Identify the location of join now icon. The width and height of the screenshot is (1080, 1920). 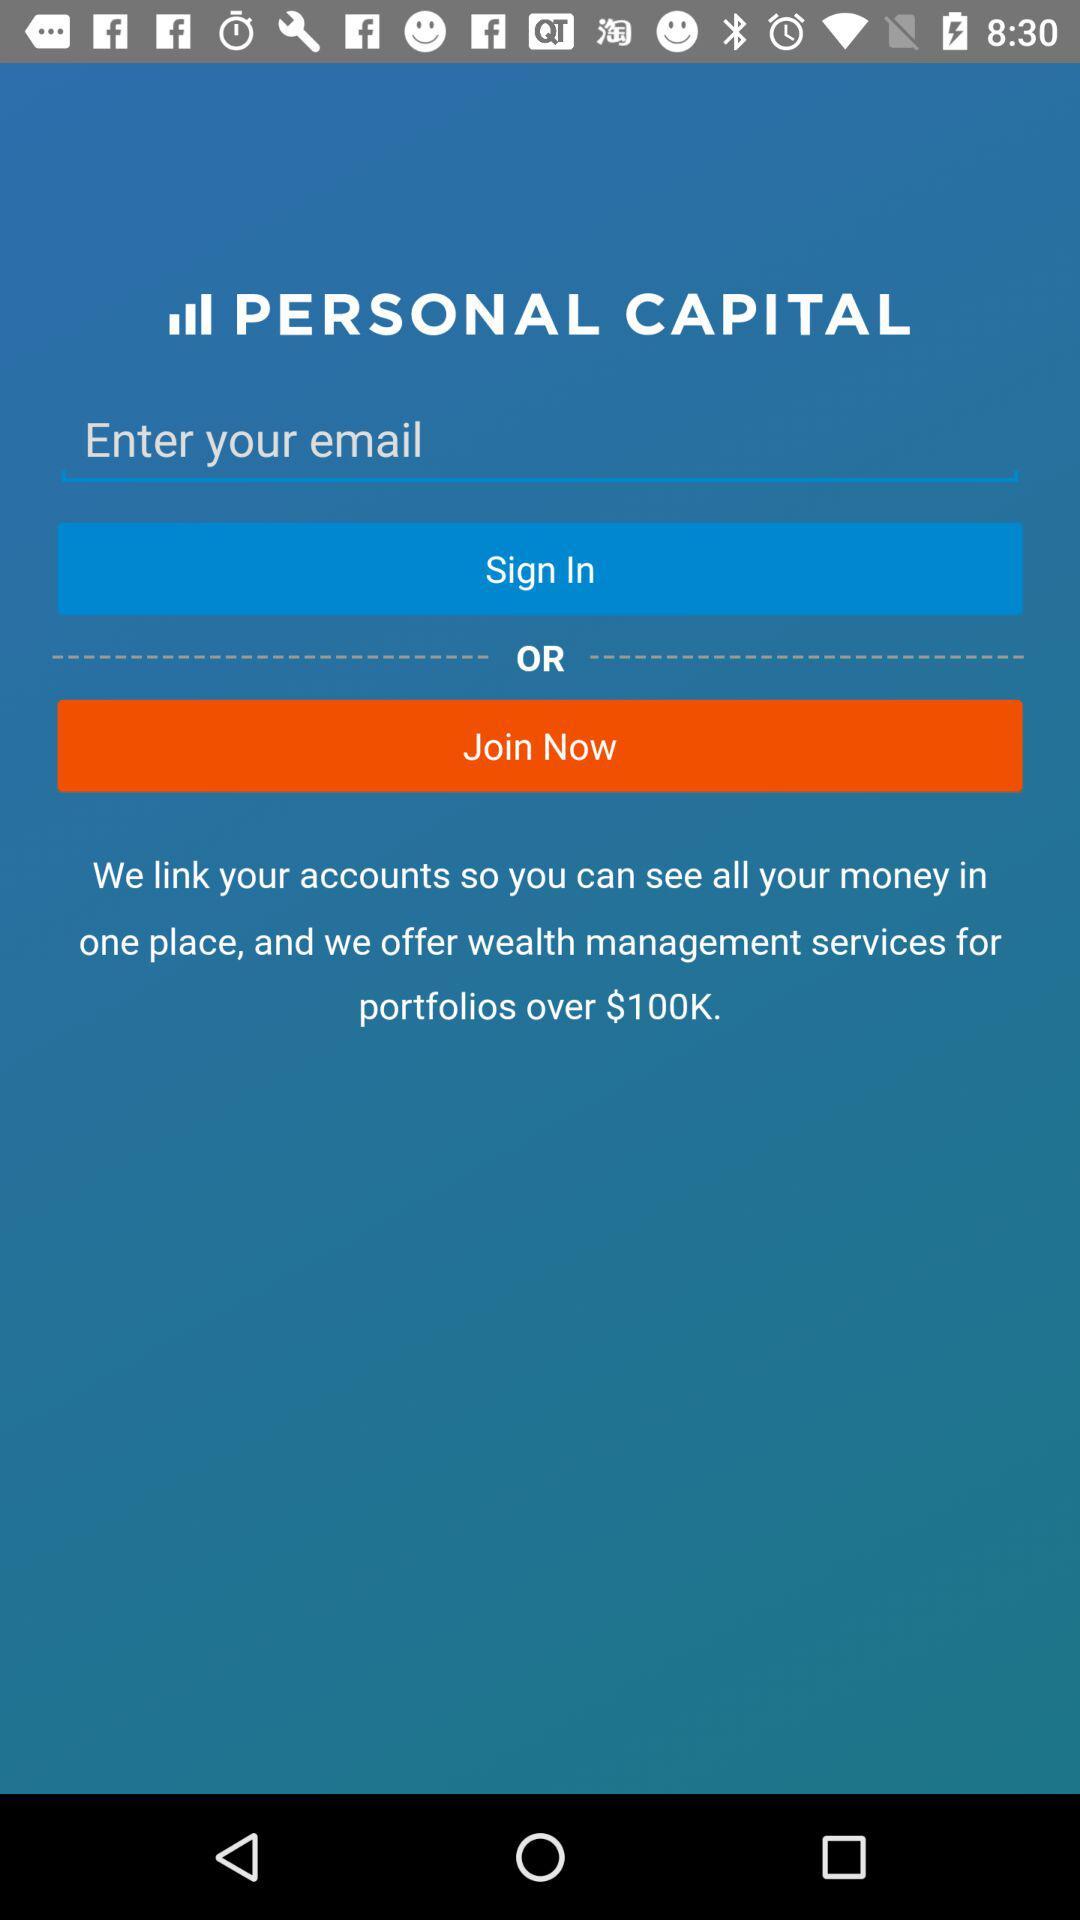
(540, 744).